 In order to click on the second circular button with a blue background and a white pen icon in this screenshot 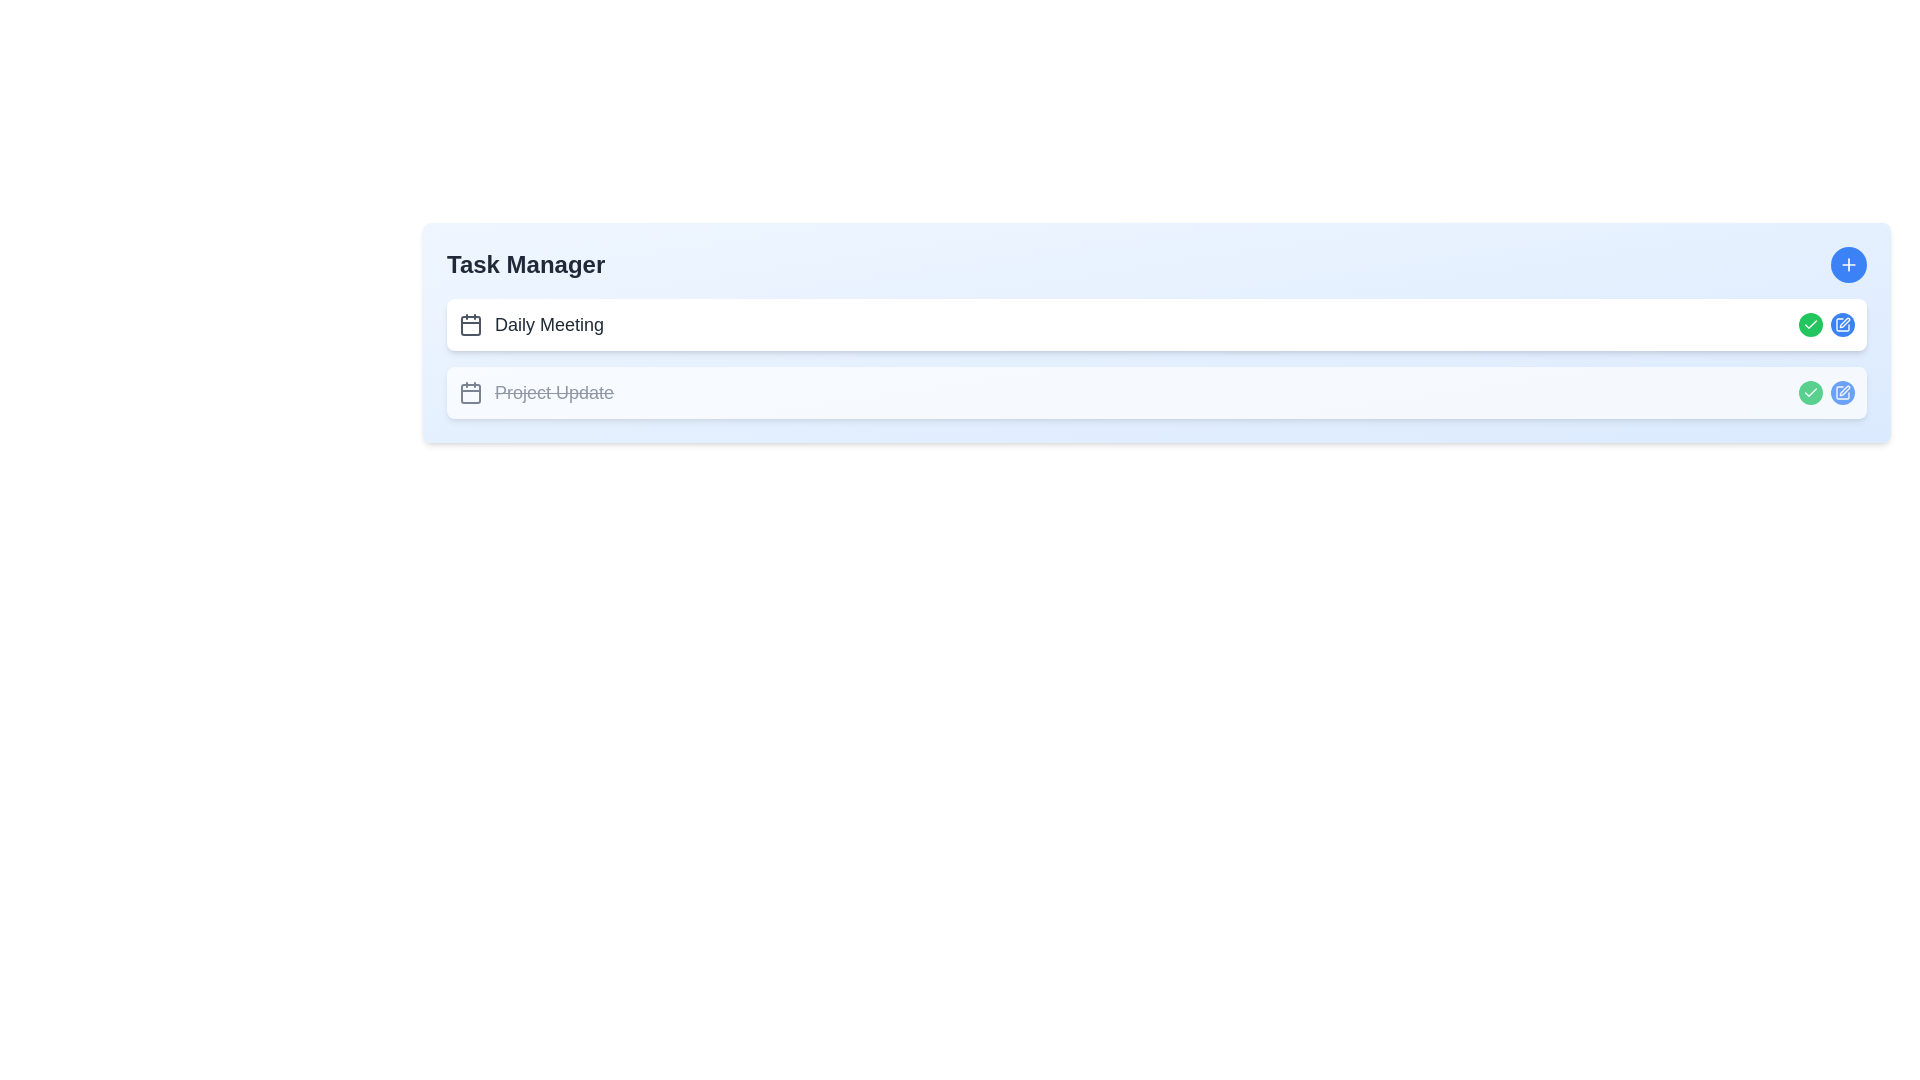, I will do `click(1842, 323)`.